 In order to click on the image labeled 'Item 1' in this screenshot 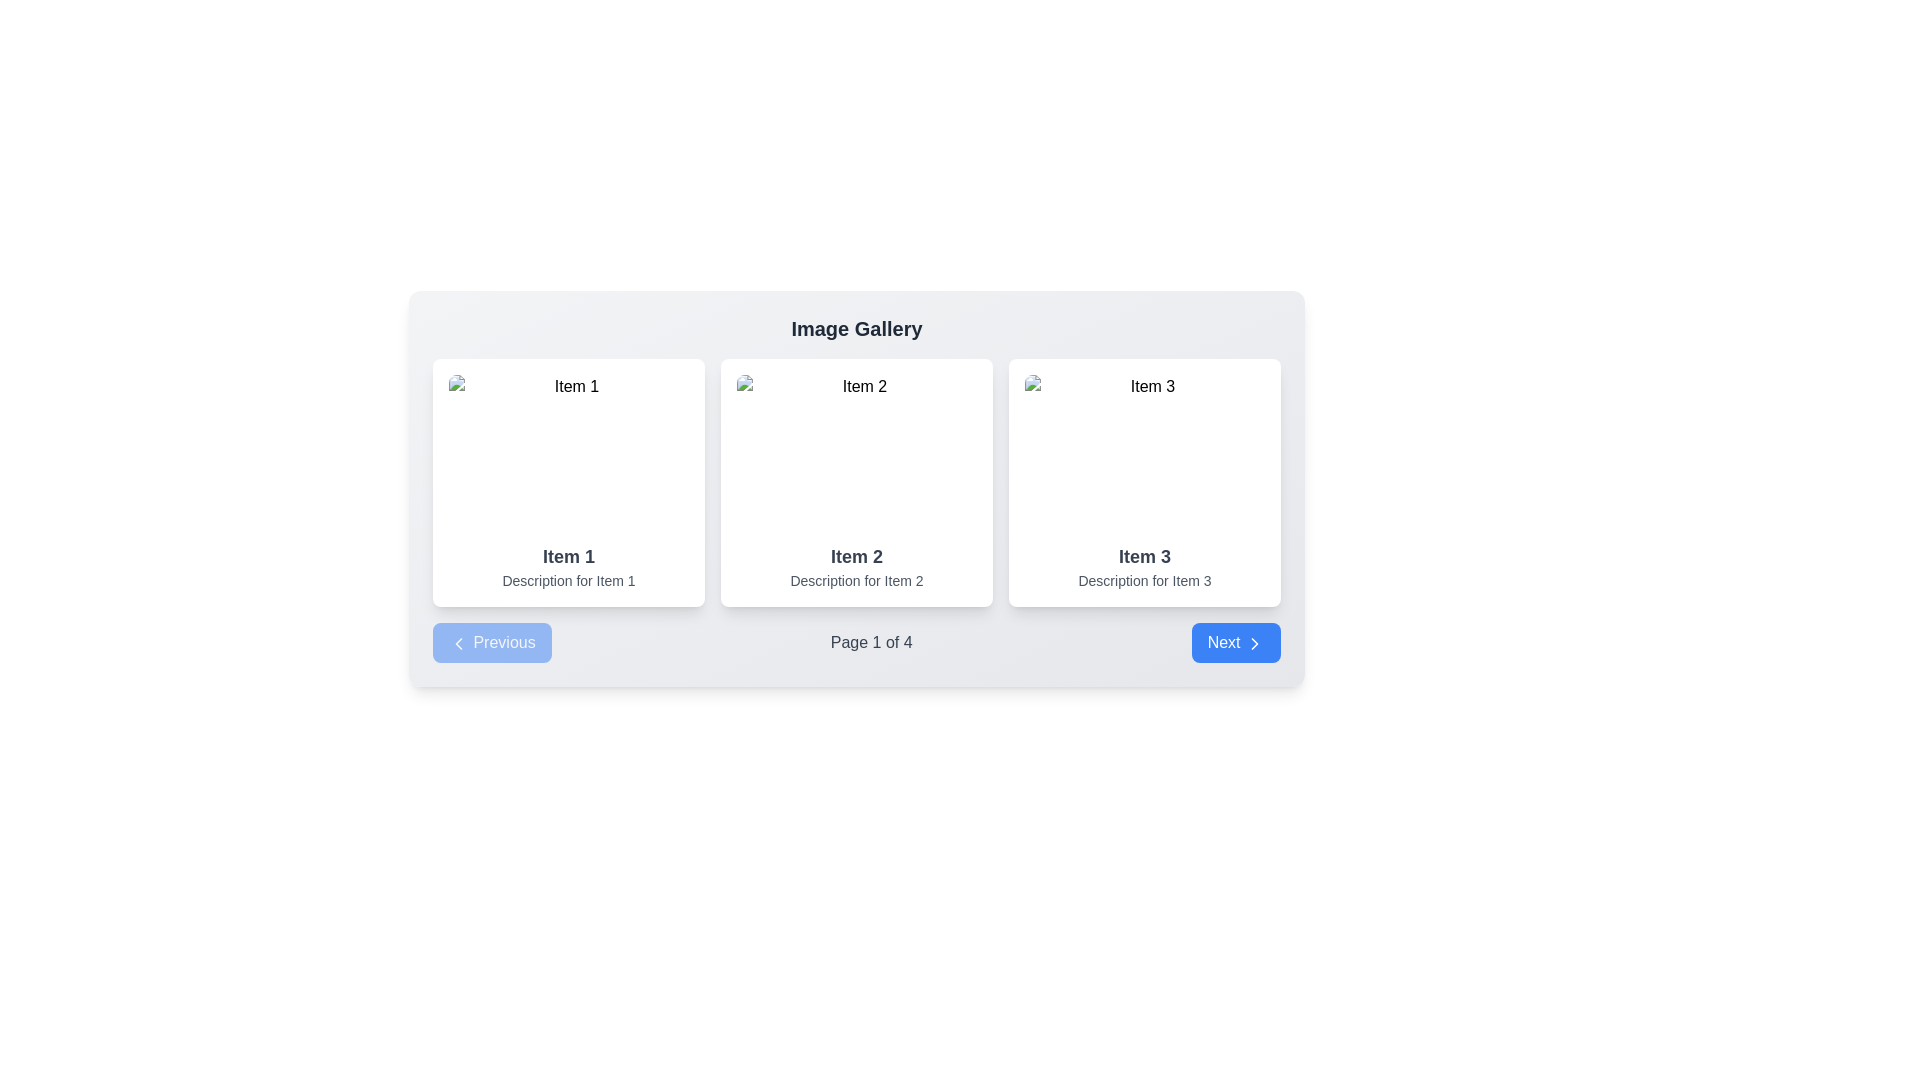, I will do `click(568, 455)`.